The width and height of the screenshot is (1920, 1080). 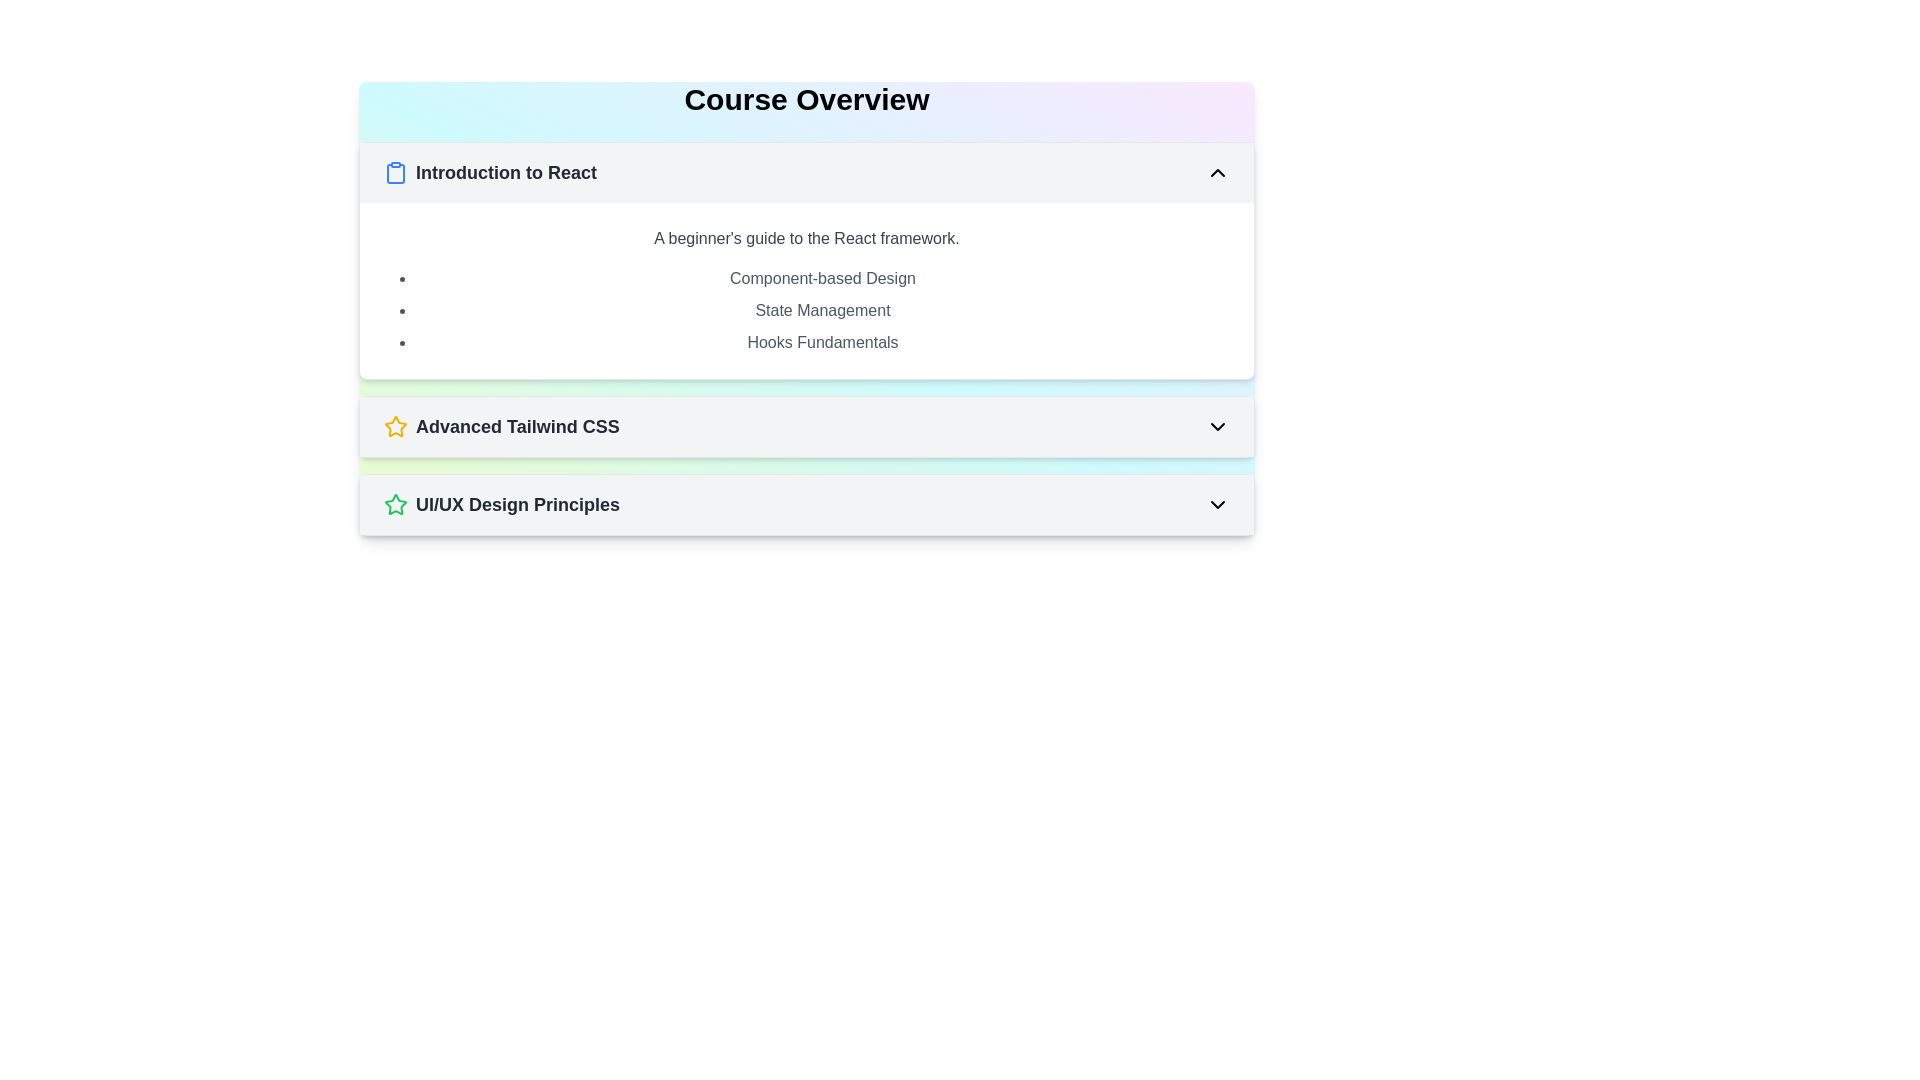 What do you see at coordinates (395, 504) in the screenshot?
I see `the star-shaped icon with a green outline and white fill, located to the left of the 'UI/UX Design Principles' text` at bounding box center [395, 504].